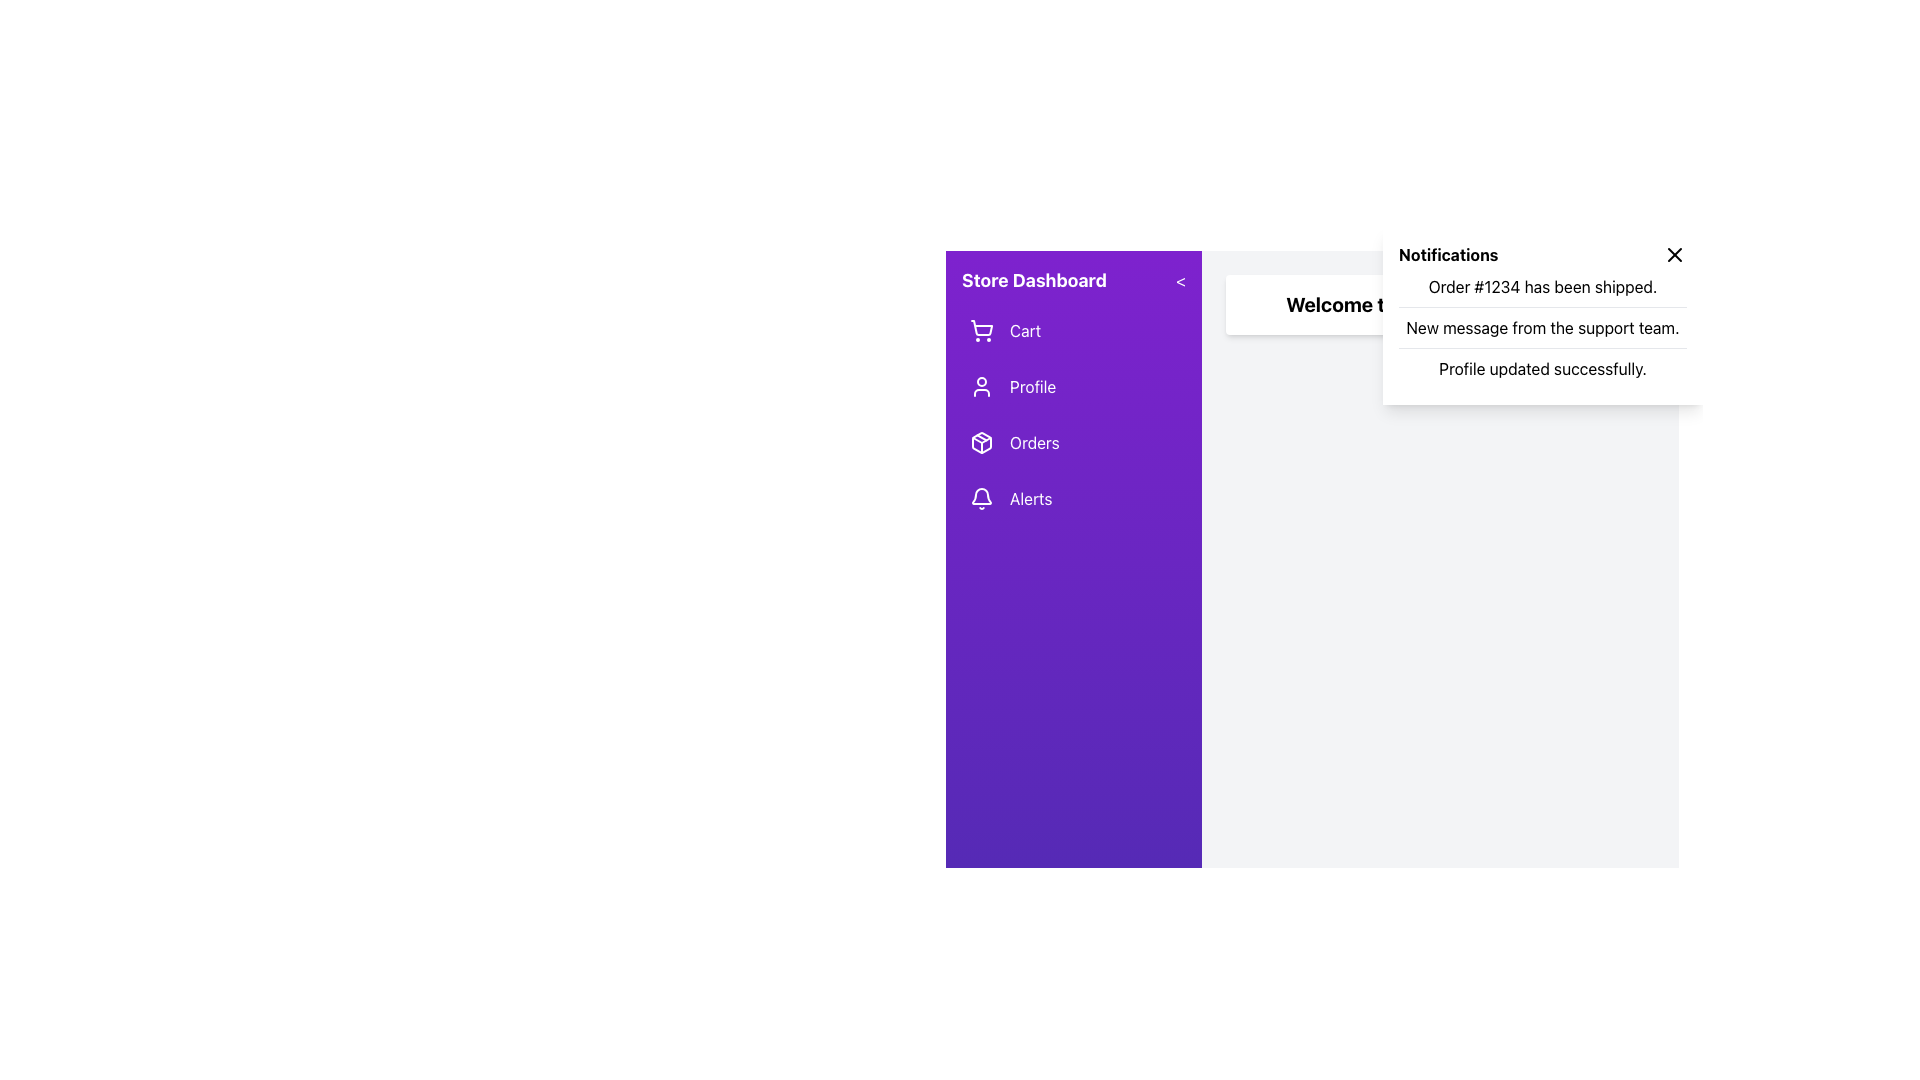 The height and width of the screenshot is (1080, 1920). What do you see at coordinates (1541, 368) in the screenshot?
I see `the third notification item in the Notifications box that informs the user about a successful profile update, located beneath the 'New message from the support team'` at bounding box center [1541, 368].